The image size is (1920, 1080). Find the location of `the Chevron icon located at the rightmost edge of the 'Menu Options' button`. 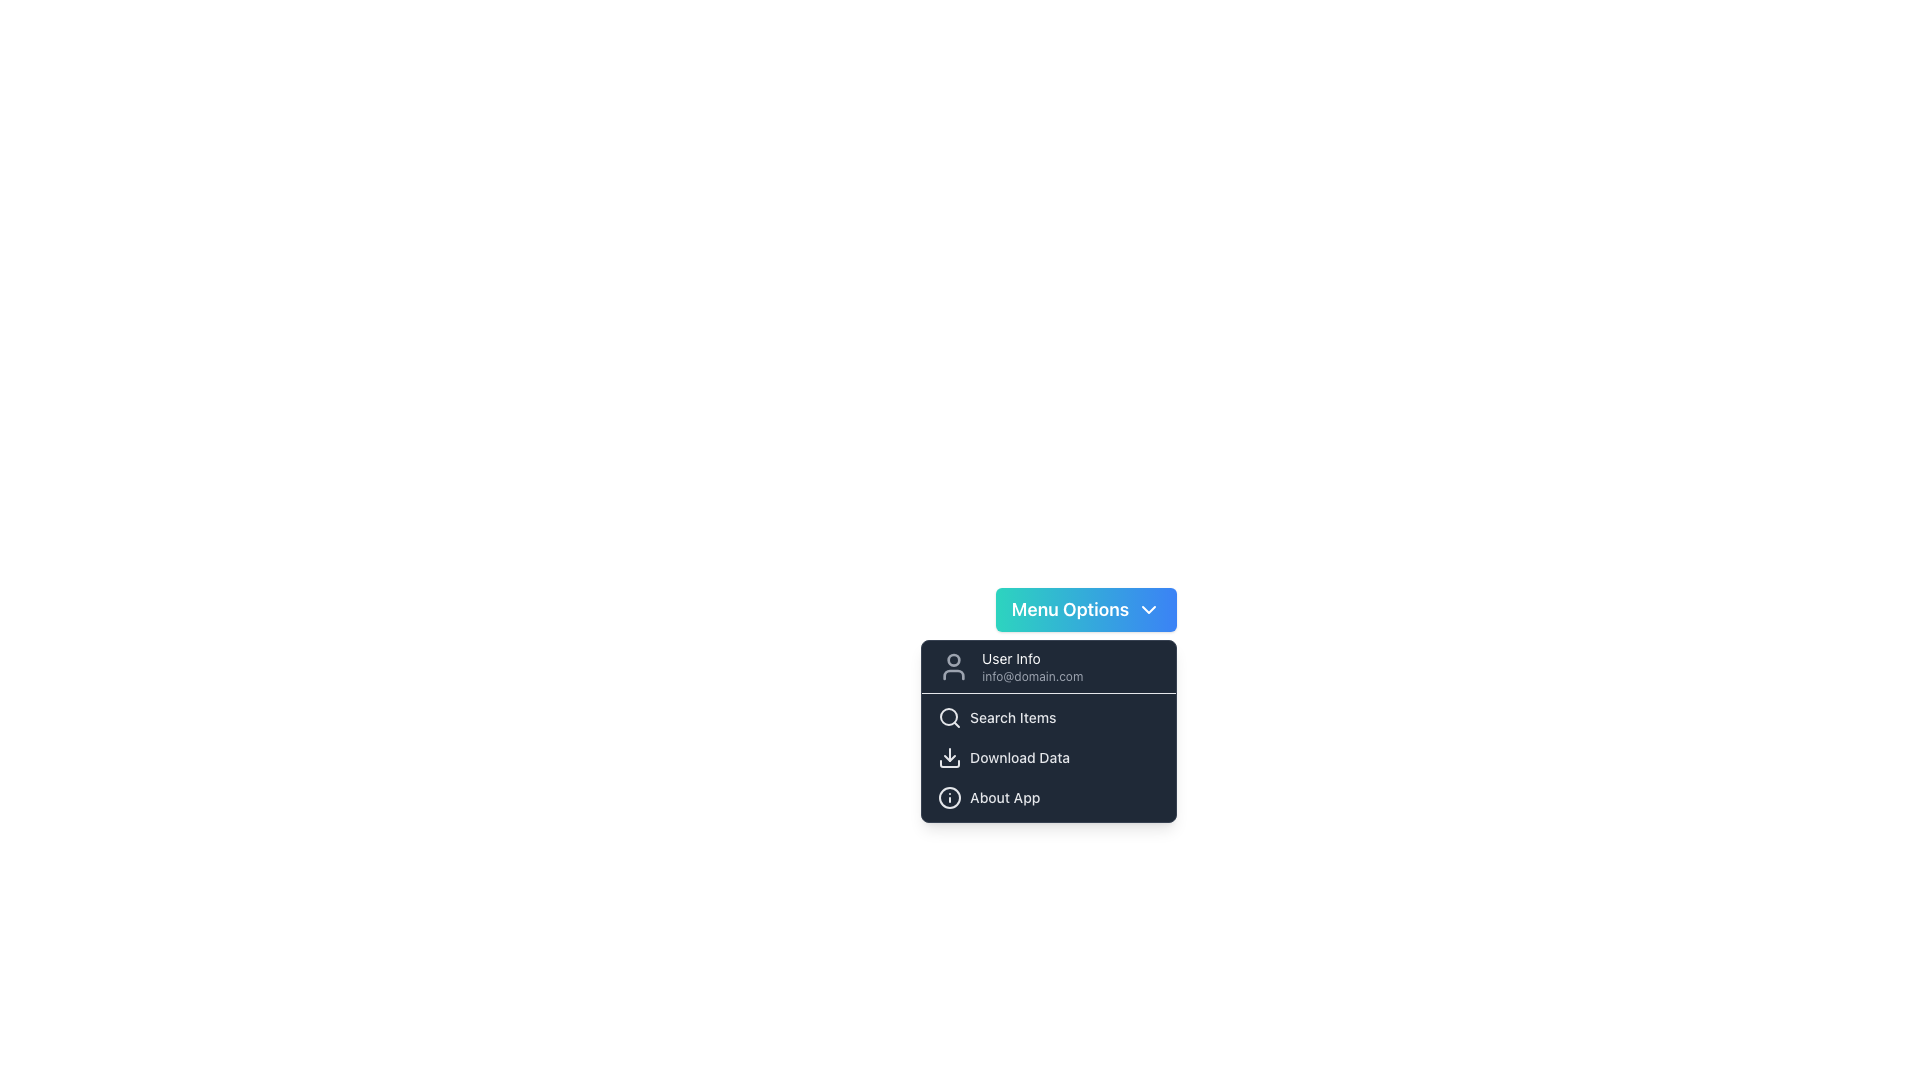

the Chevron icon located at the rightmost edge of the 'Menu Options' button is located at coordinates (1149, 608).